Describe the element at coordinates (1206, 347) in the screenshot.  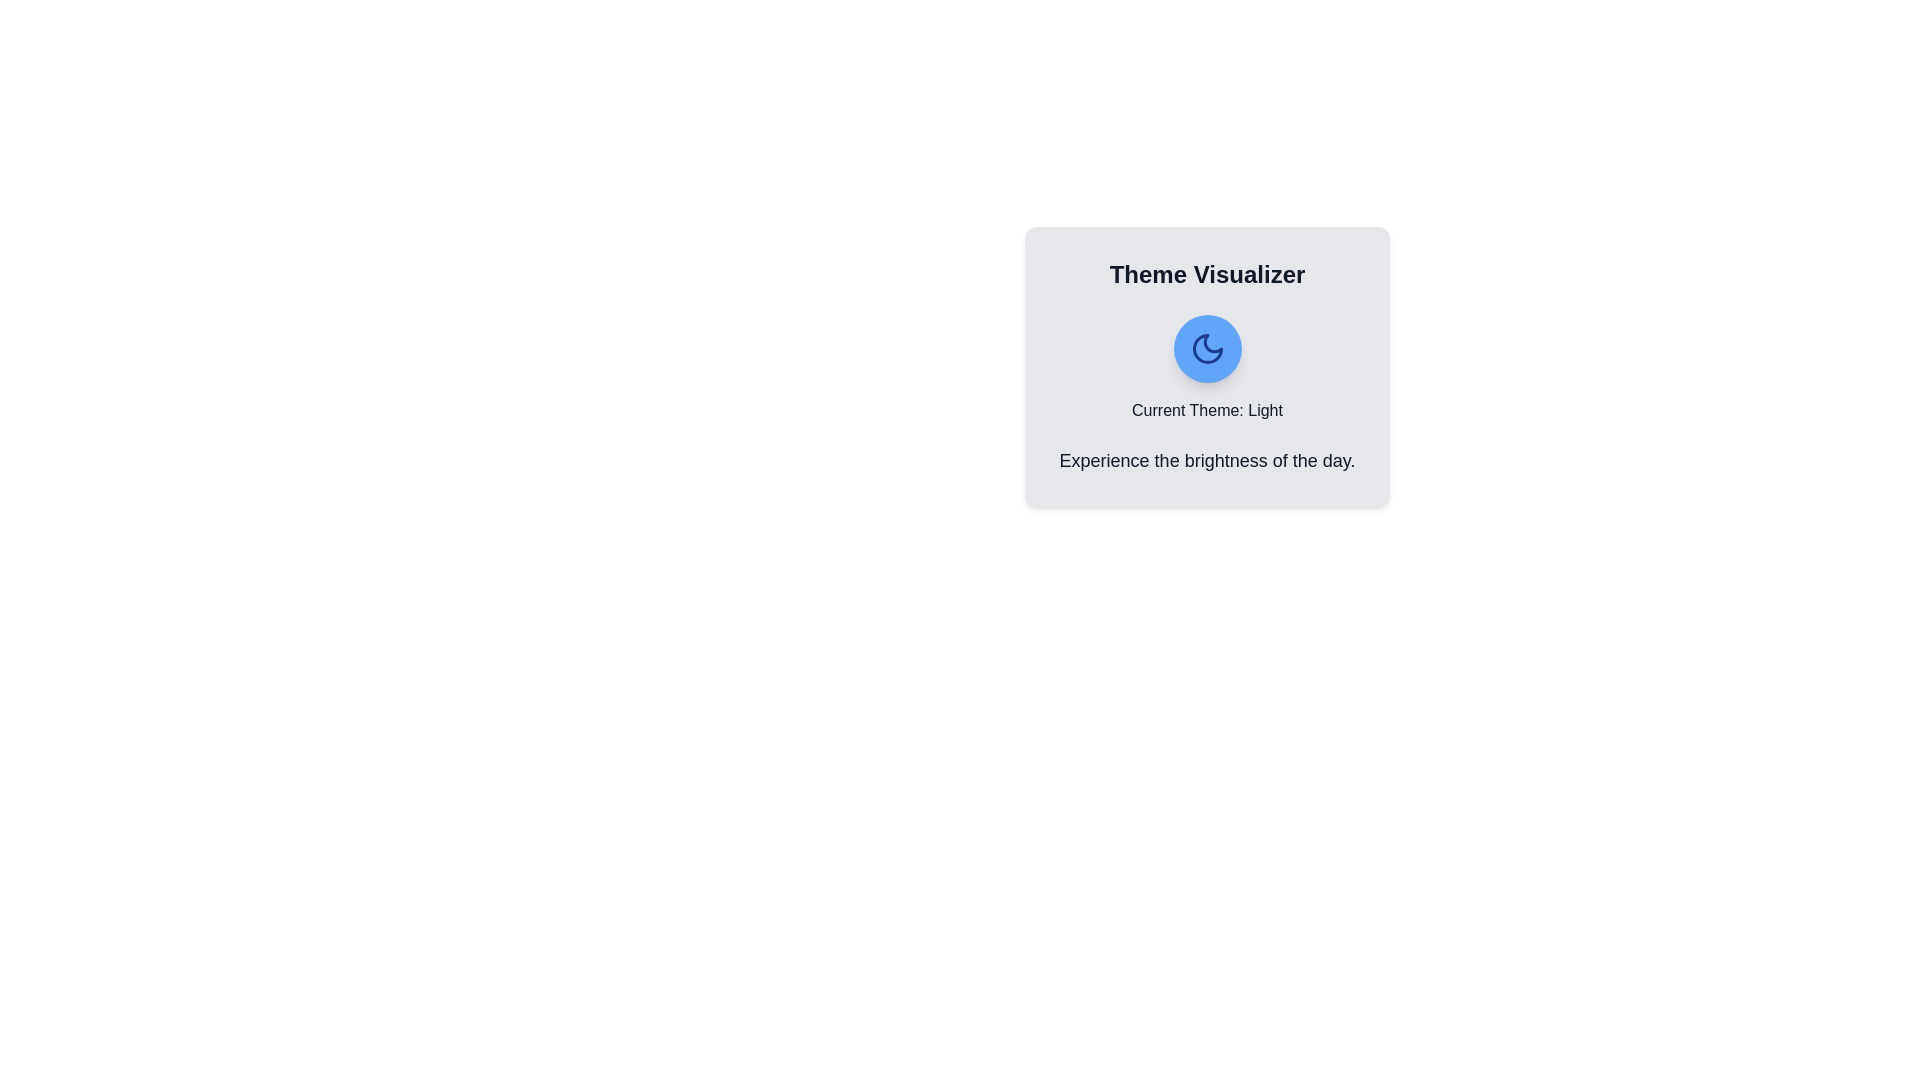
I see `the theme toggle button to switch between light and dark themes` at that location.